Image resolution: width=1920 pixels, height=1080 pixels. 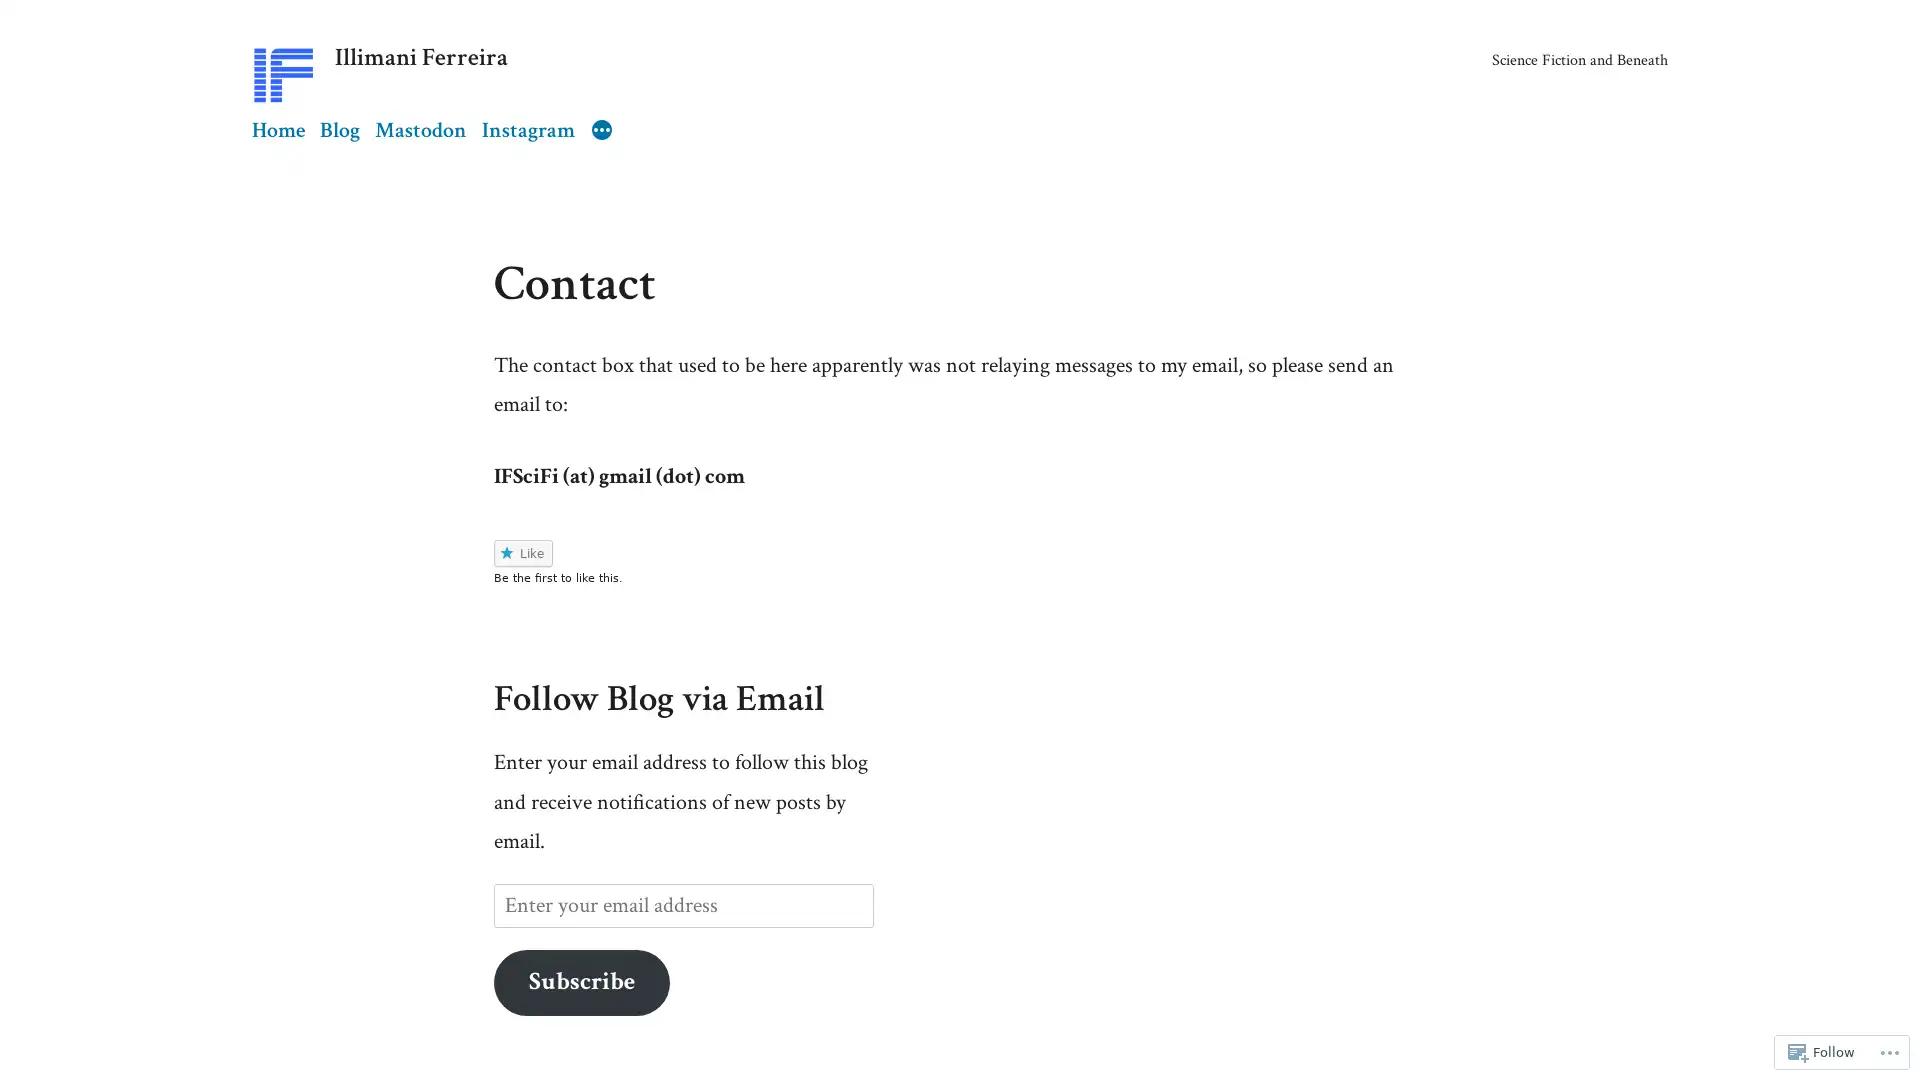 What do you see at coordinates (580, 981) in the screenshot?
I see `Subscribe` at bounding box center [580, 981].